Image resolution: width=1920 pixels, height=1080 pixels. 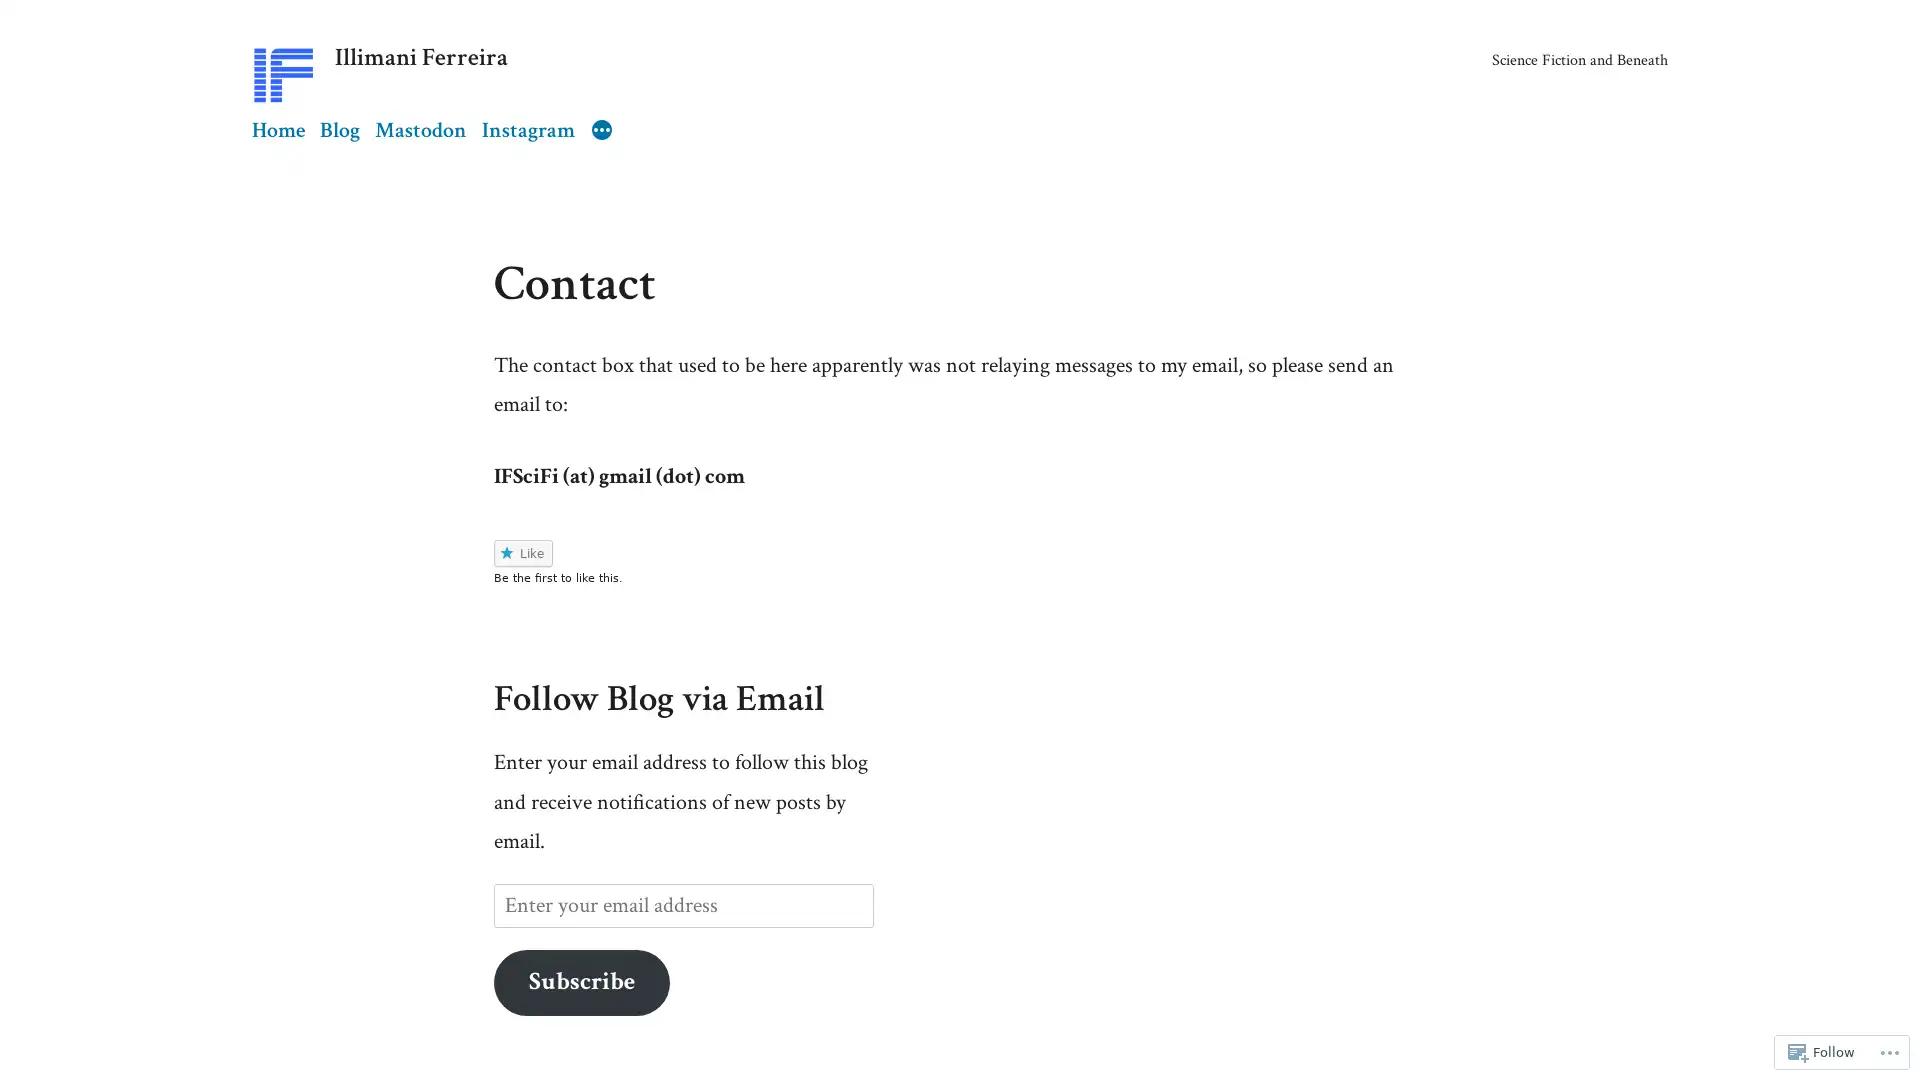 What do you see at coordinates (580, 981) in the screenshot?
I see `Subscribe` at bounding box center [580, 981].